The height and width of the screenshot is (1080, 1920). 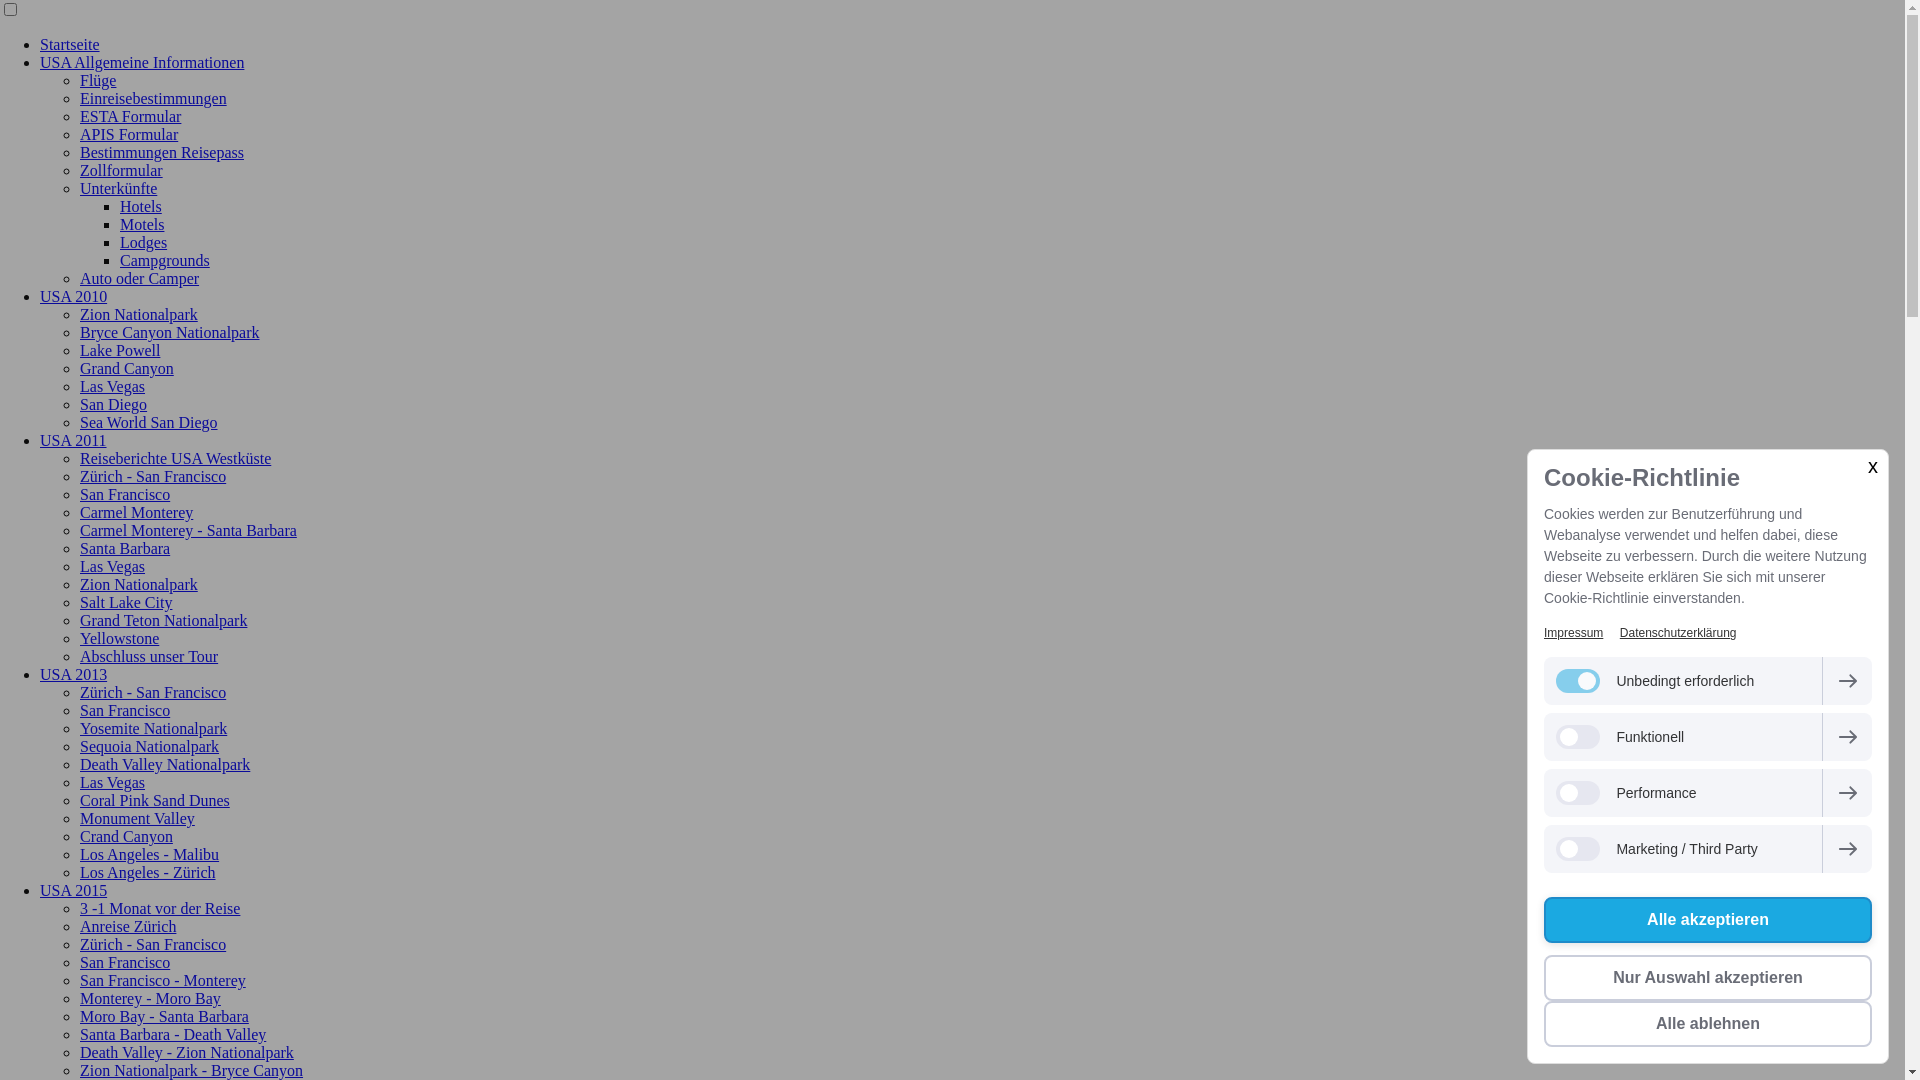 What do you see at coordinates (73, 296) in the screenshot?
I see `'USA 2010'` at bounding box center [73, 296].